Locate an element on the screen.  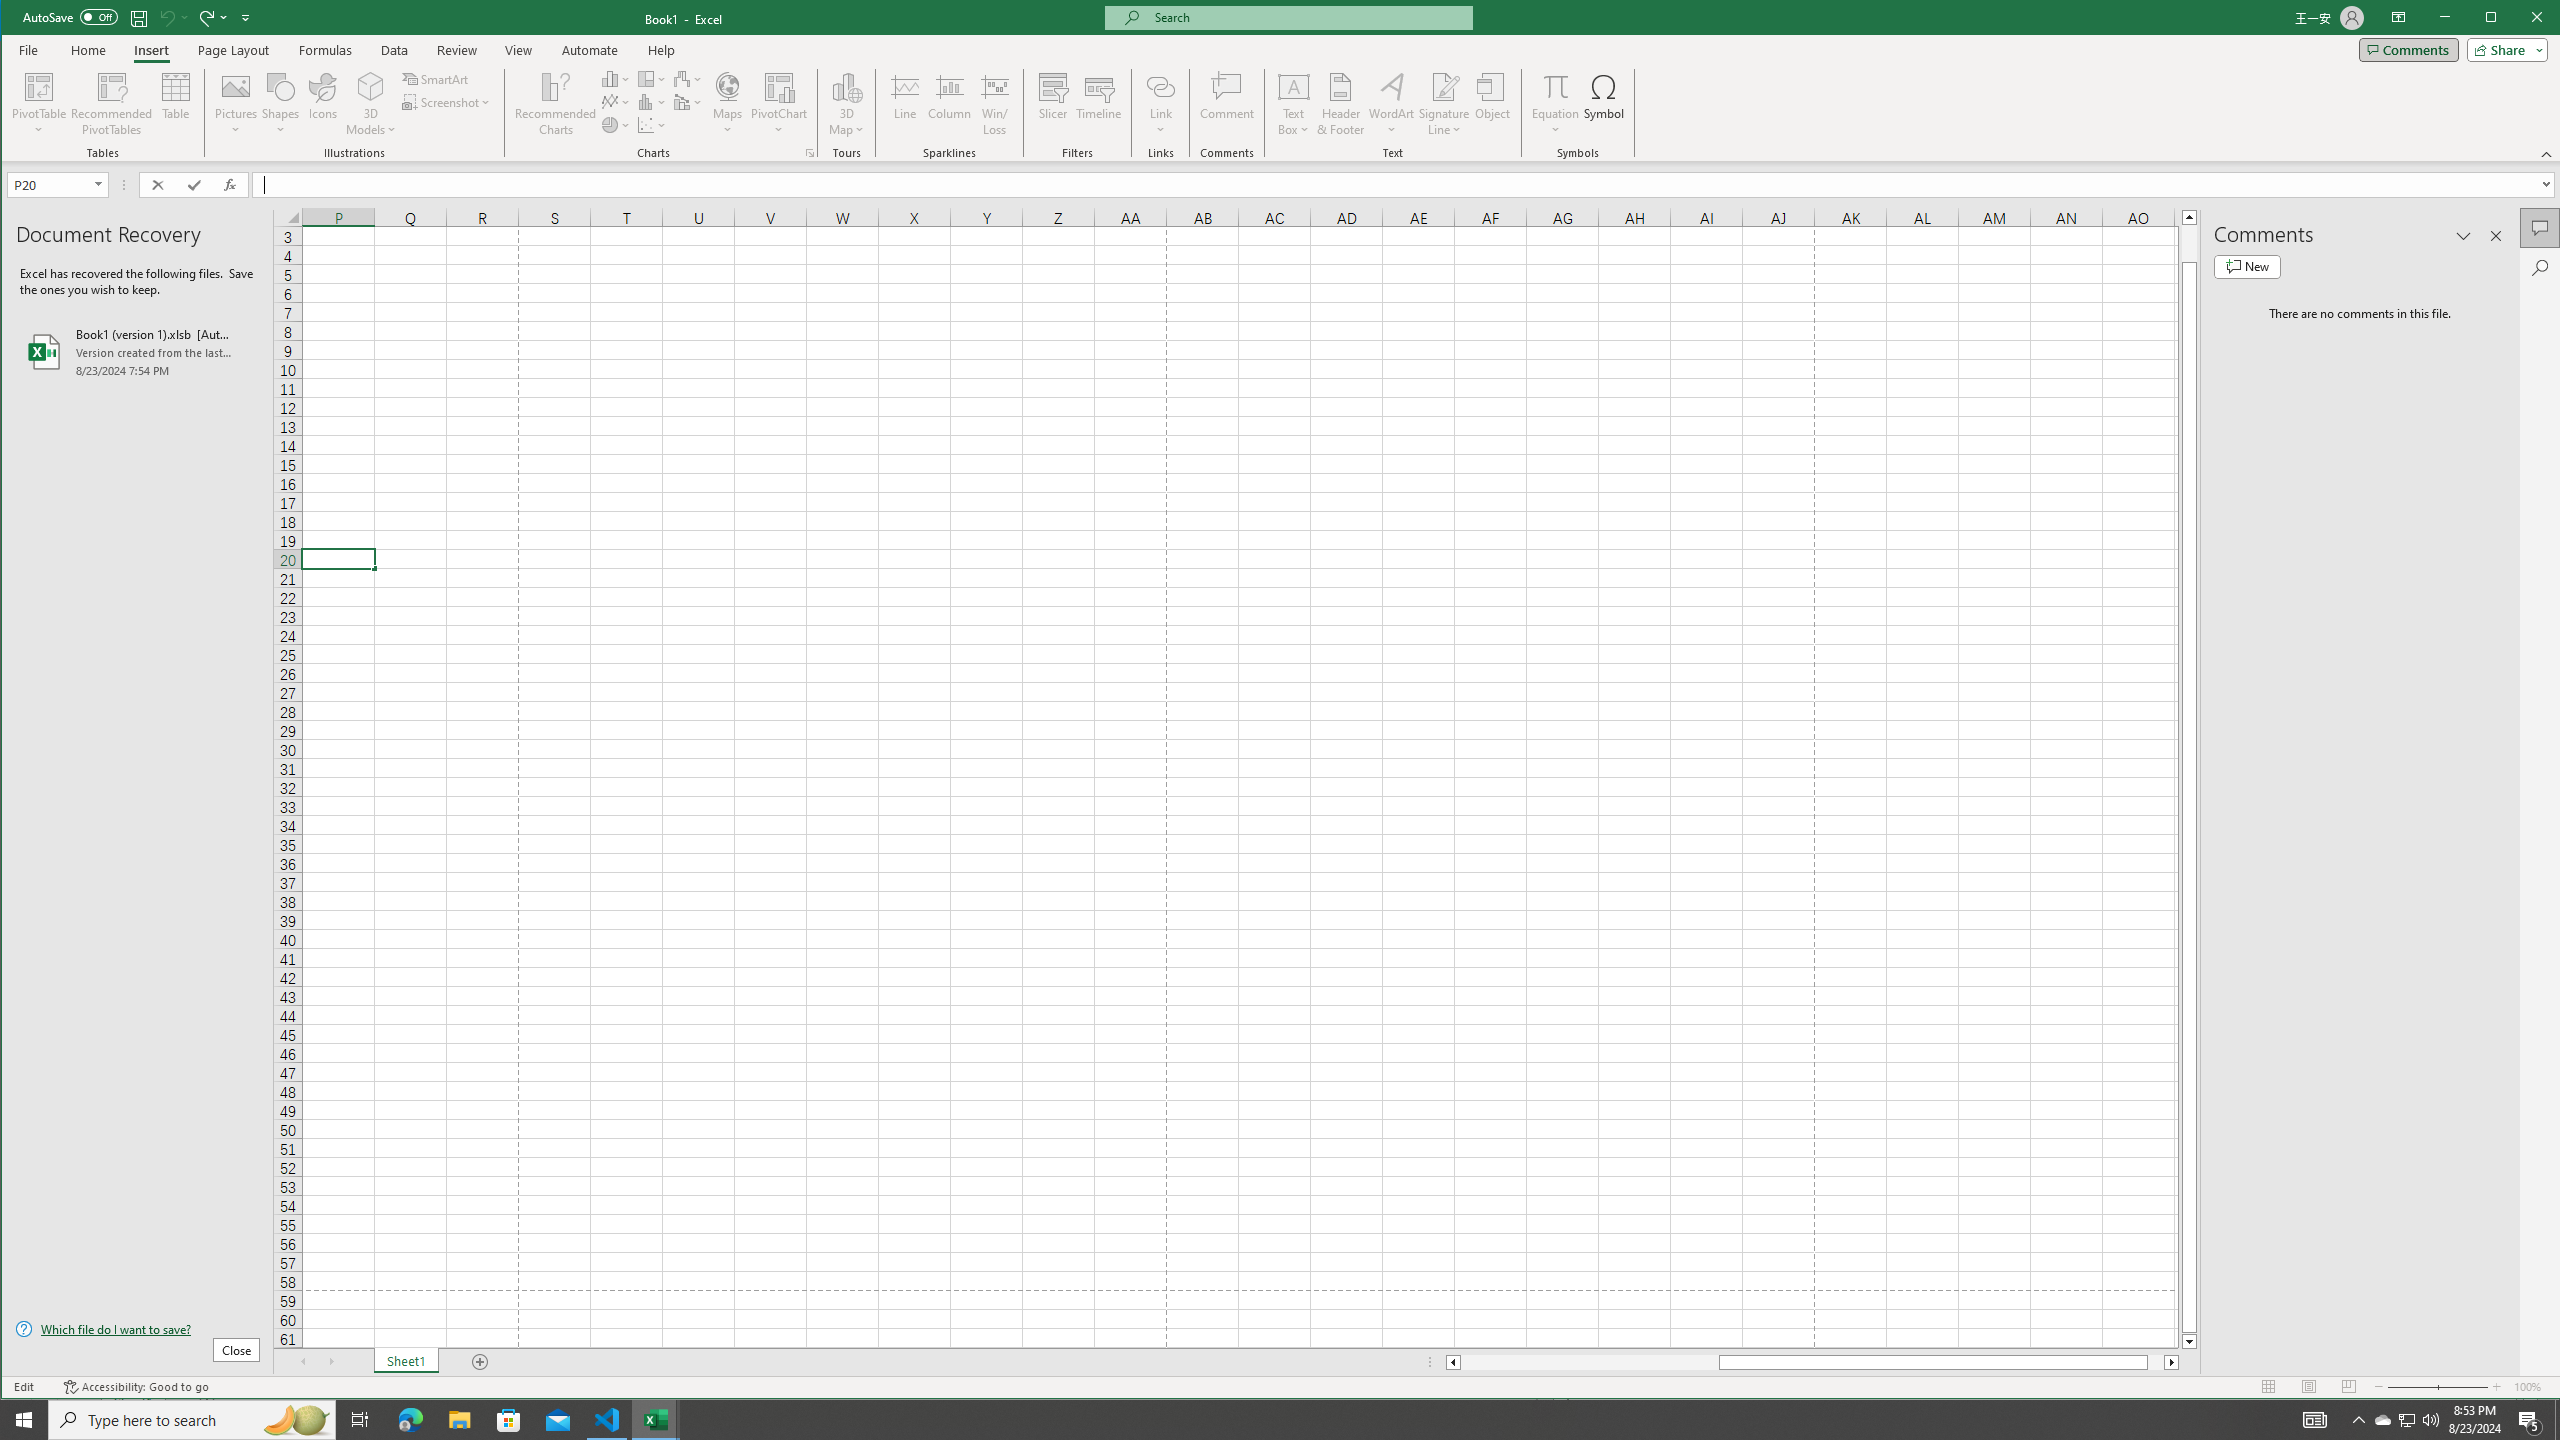
'Review' is located at coordinates (456, 49).